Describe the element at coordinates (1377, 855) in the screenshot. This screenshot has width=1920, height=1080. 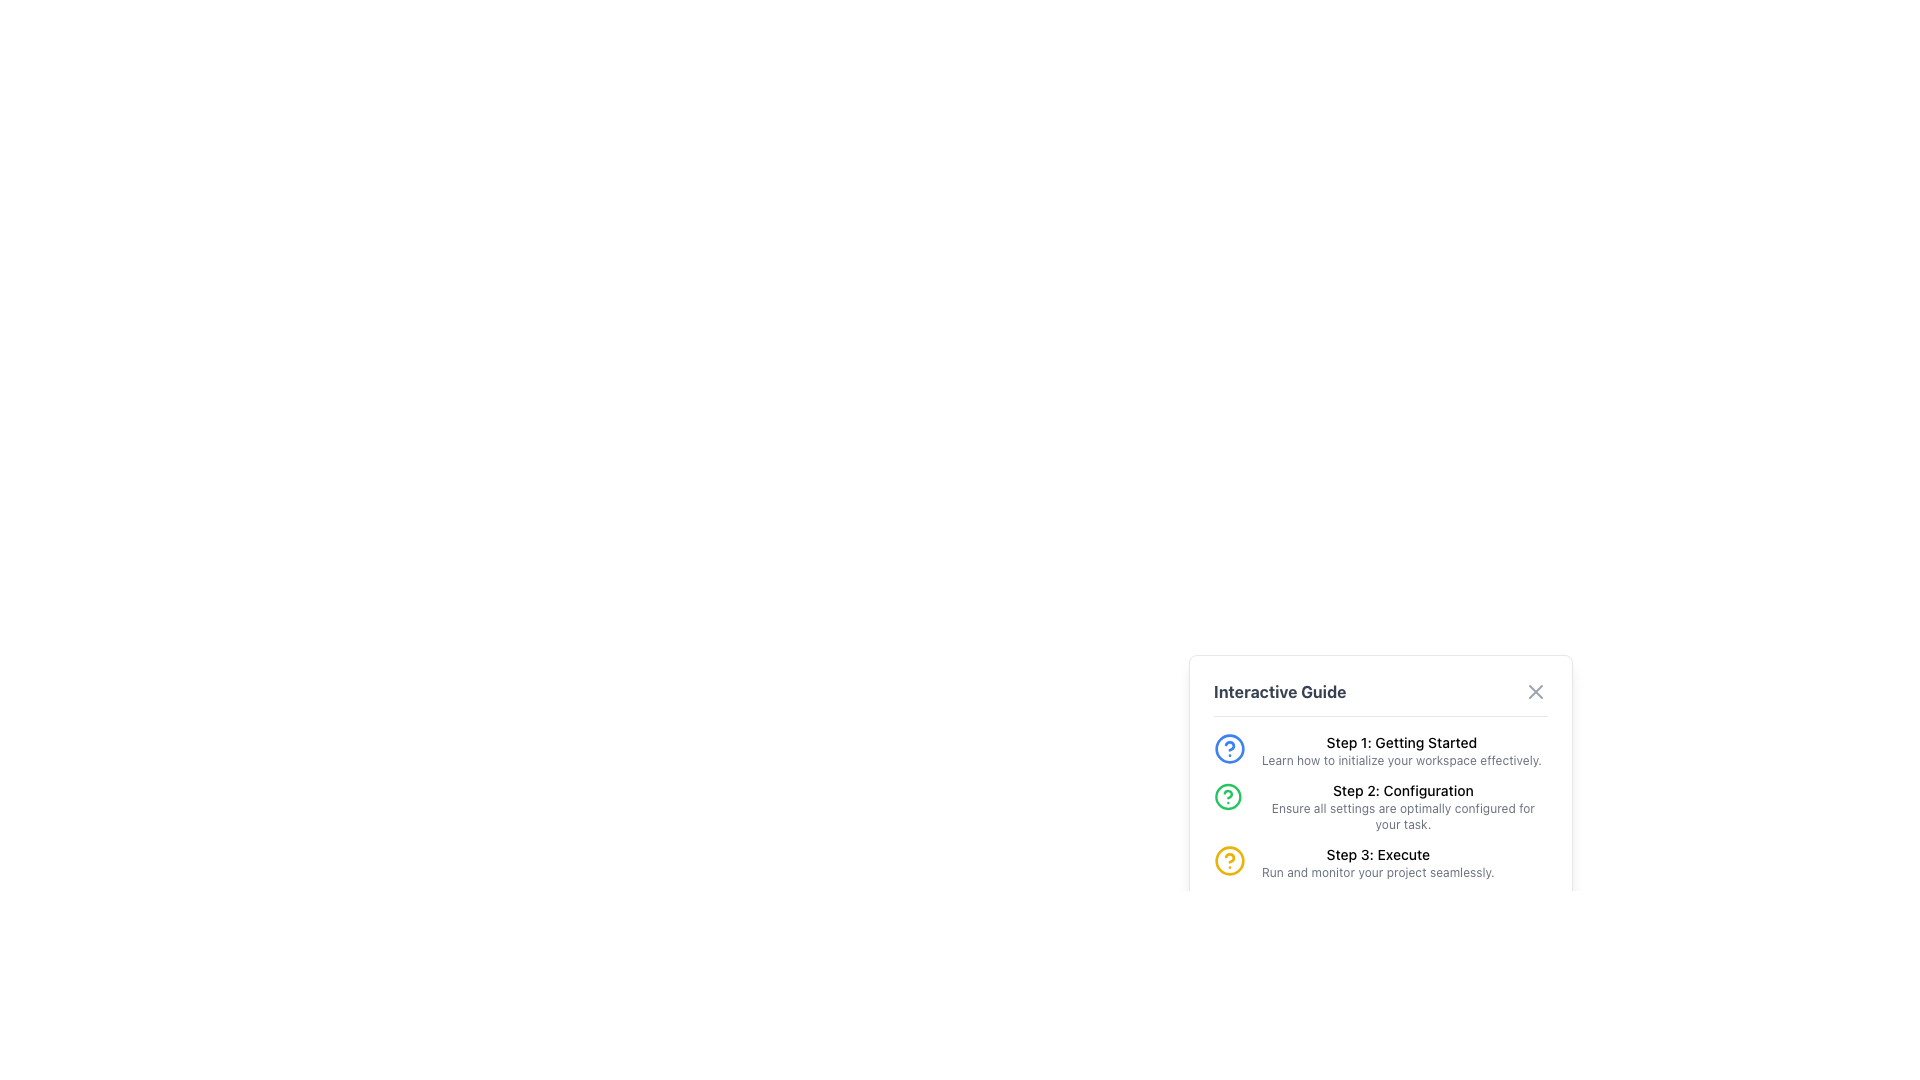
I see `the third Text Label in the 'Interactive Guide' section that provides a title for the corresponding step in the guide` at that location.